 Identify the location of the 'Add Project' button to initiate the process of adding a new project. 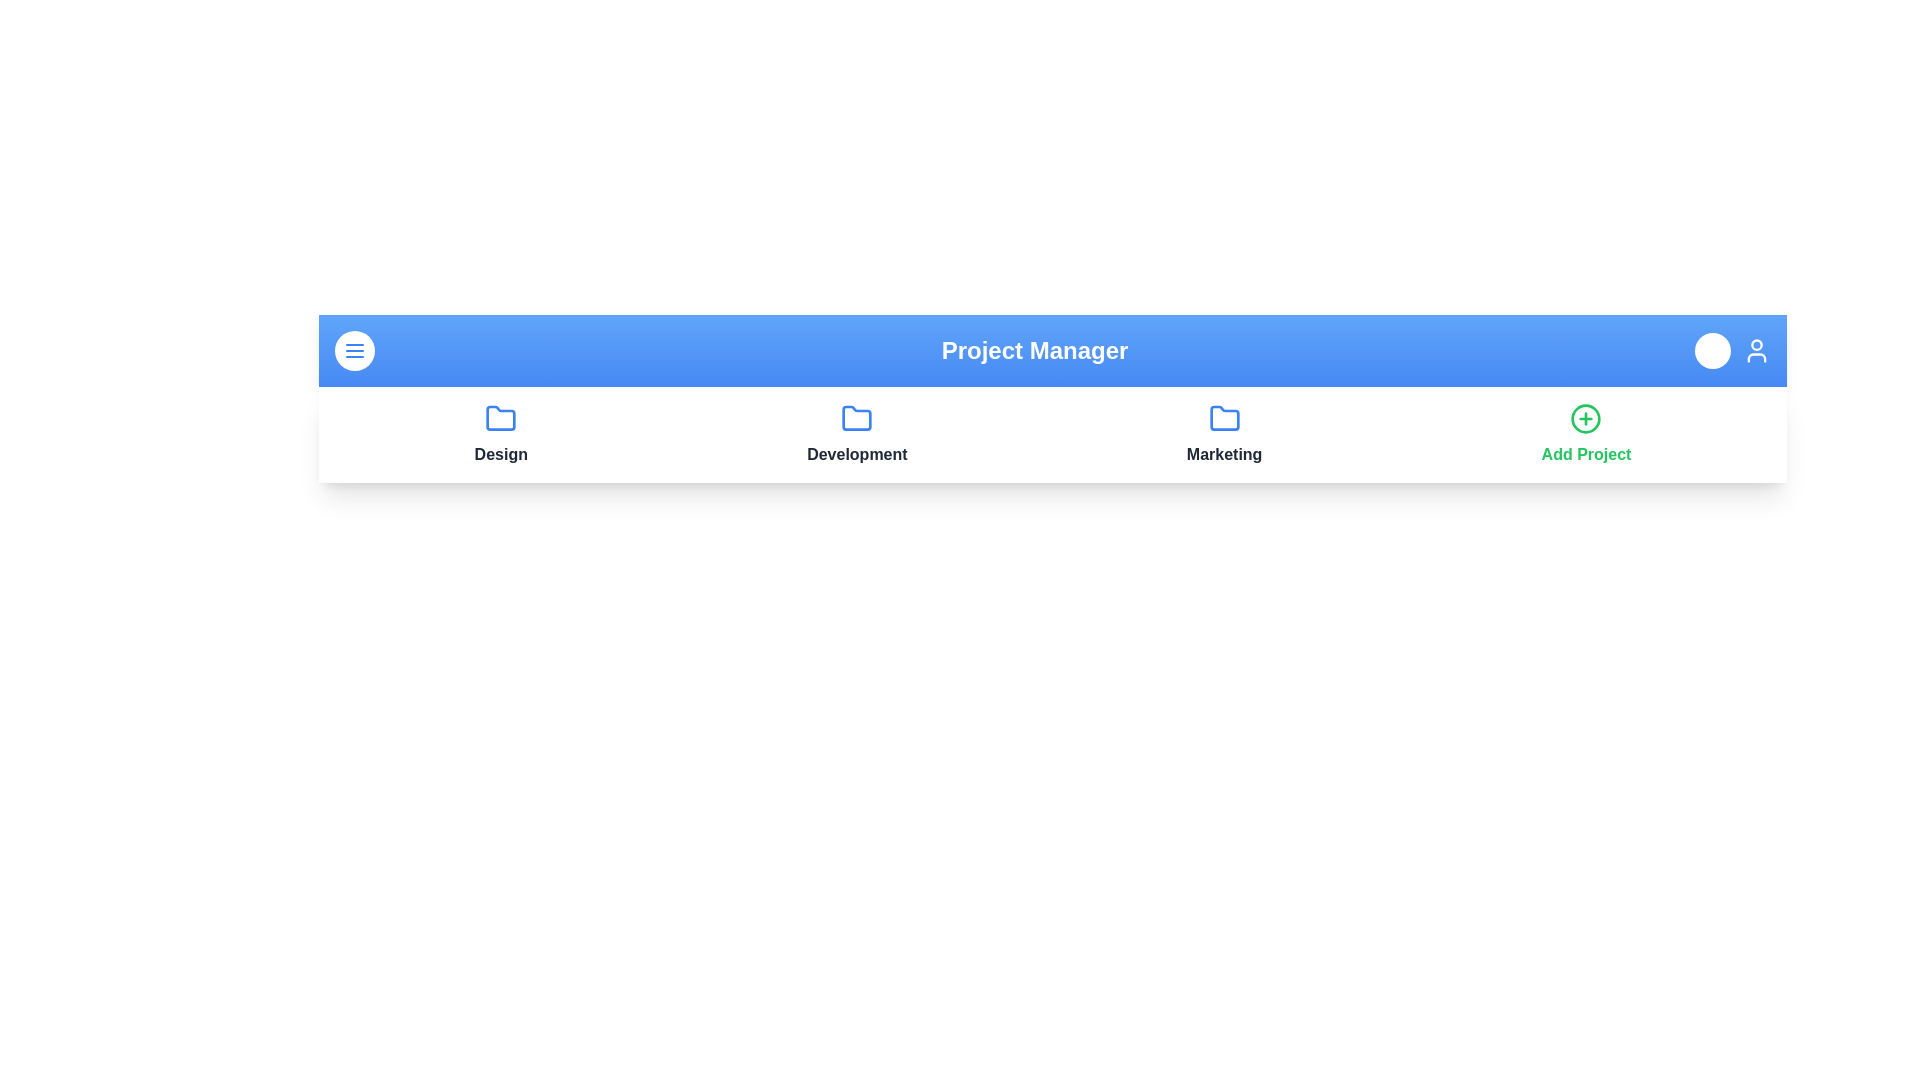
(1584, 434).